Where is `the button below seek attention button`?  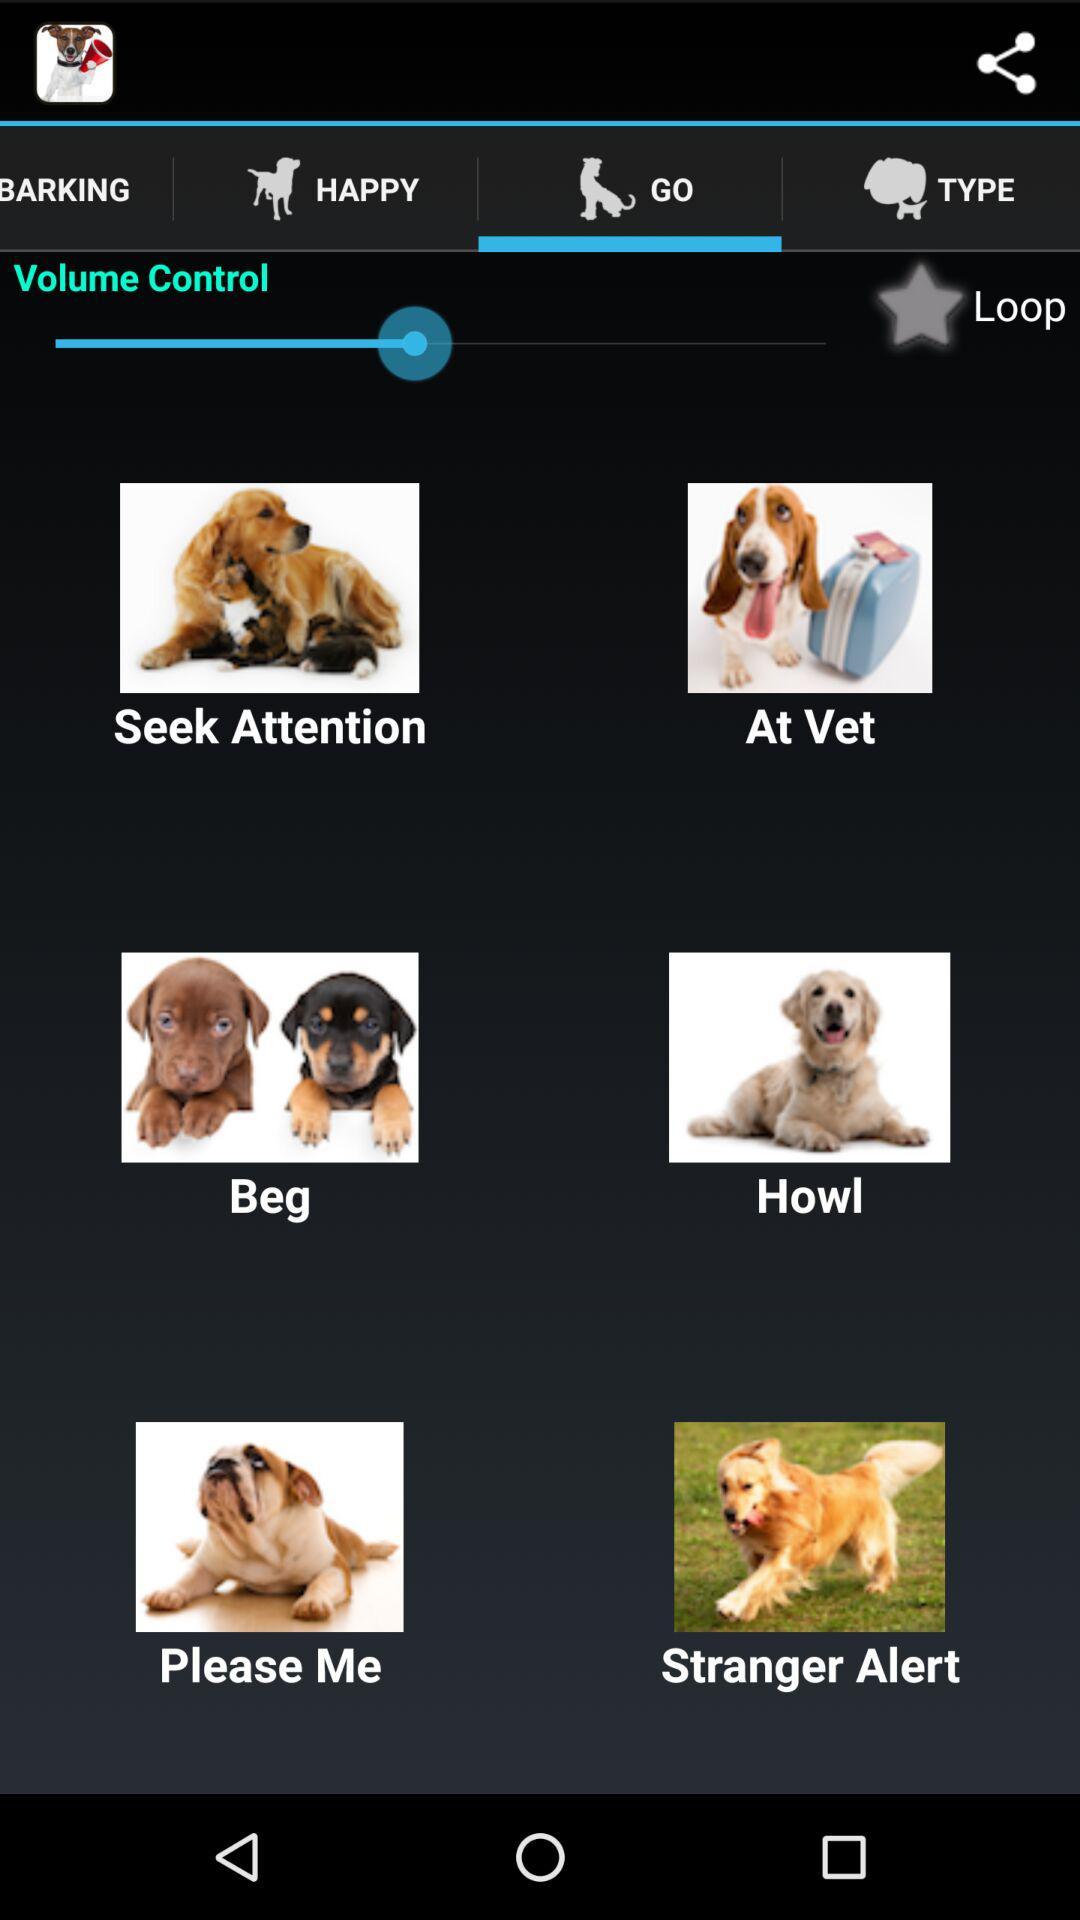 the button below seek attention button is located at coordinates (270, 1088).